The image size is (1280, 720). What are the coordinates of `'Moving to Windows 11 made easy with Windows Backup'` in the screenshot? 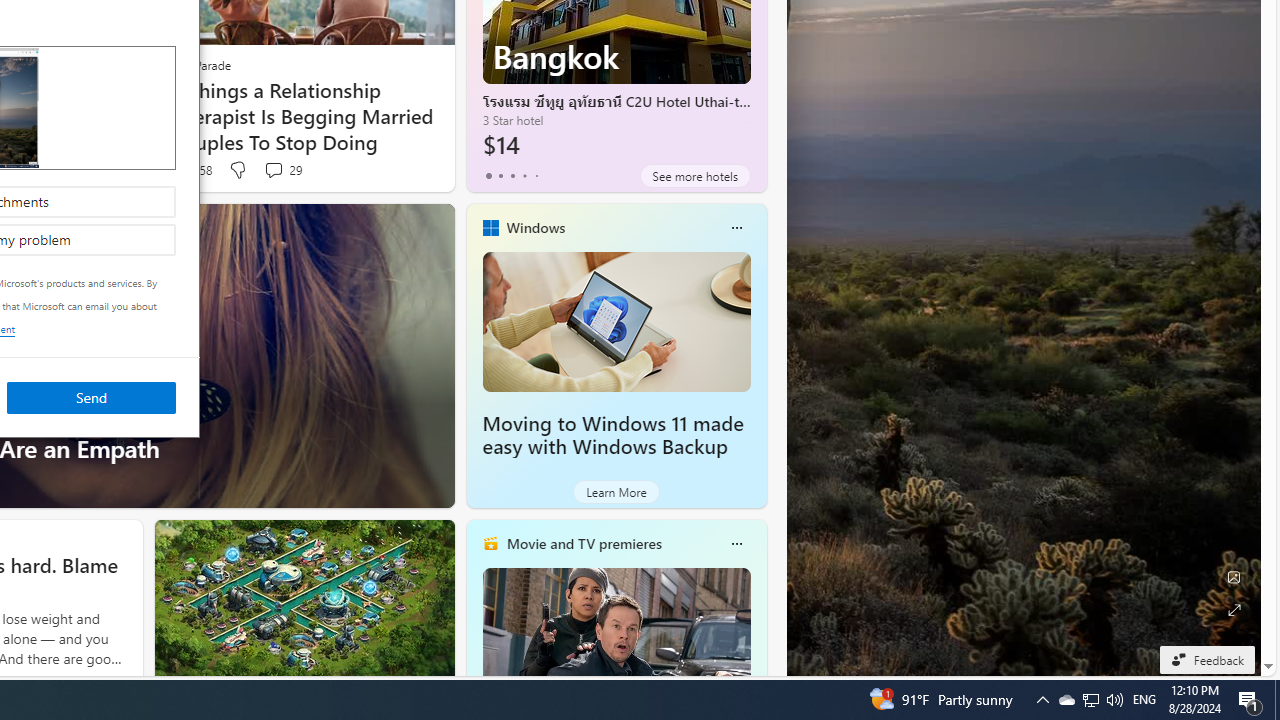 It's located at (615, 320).